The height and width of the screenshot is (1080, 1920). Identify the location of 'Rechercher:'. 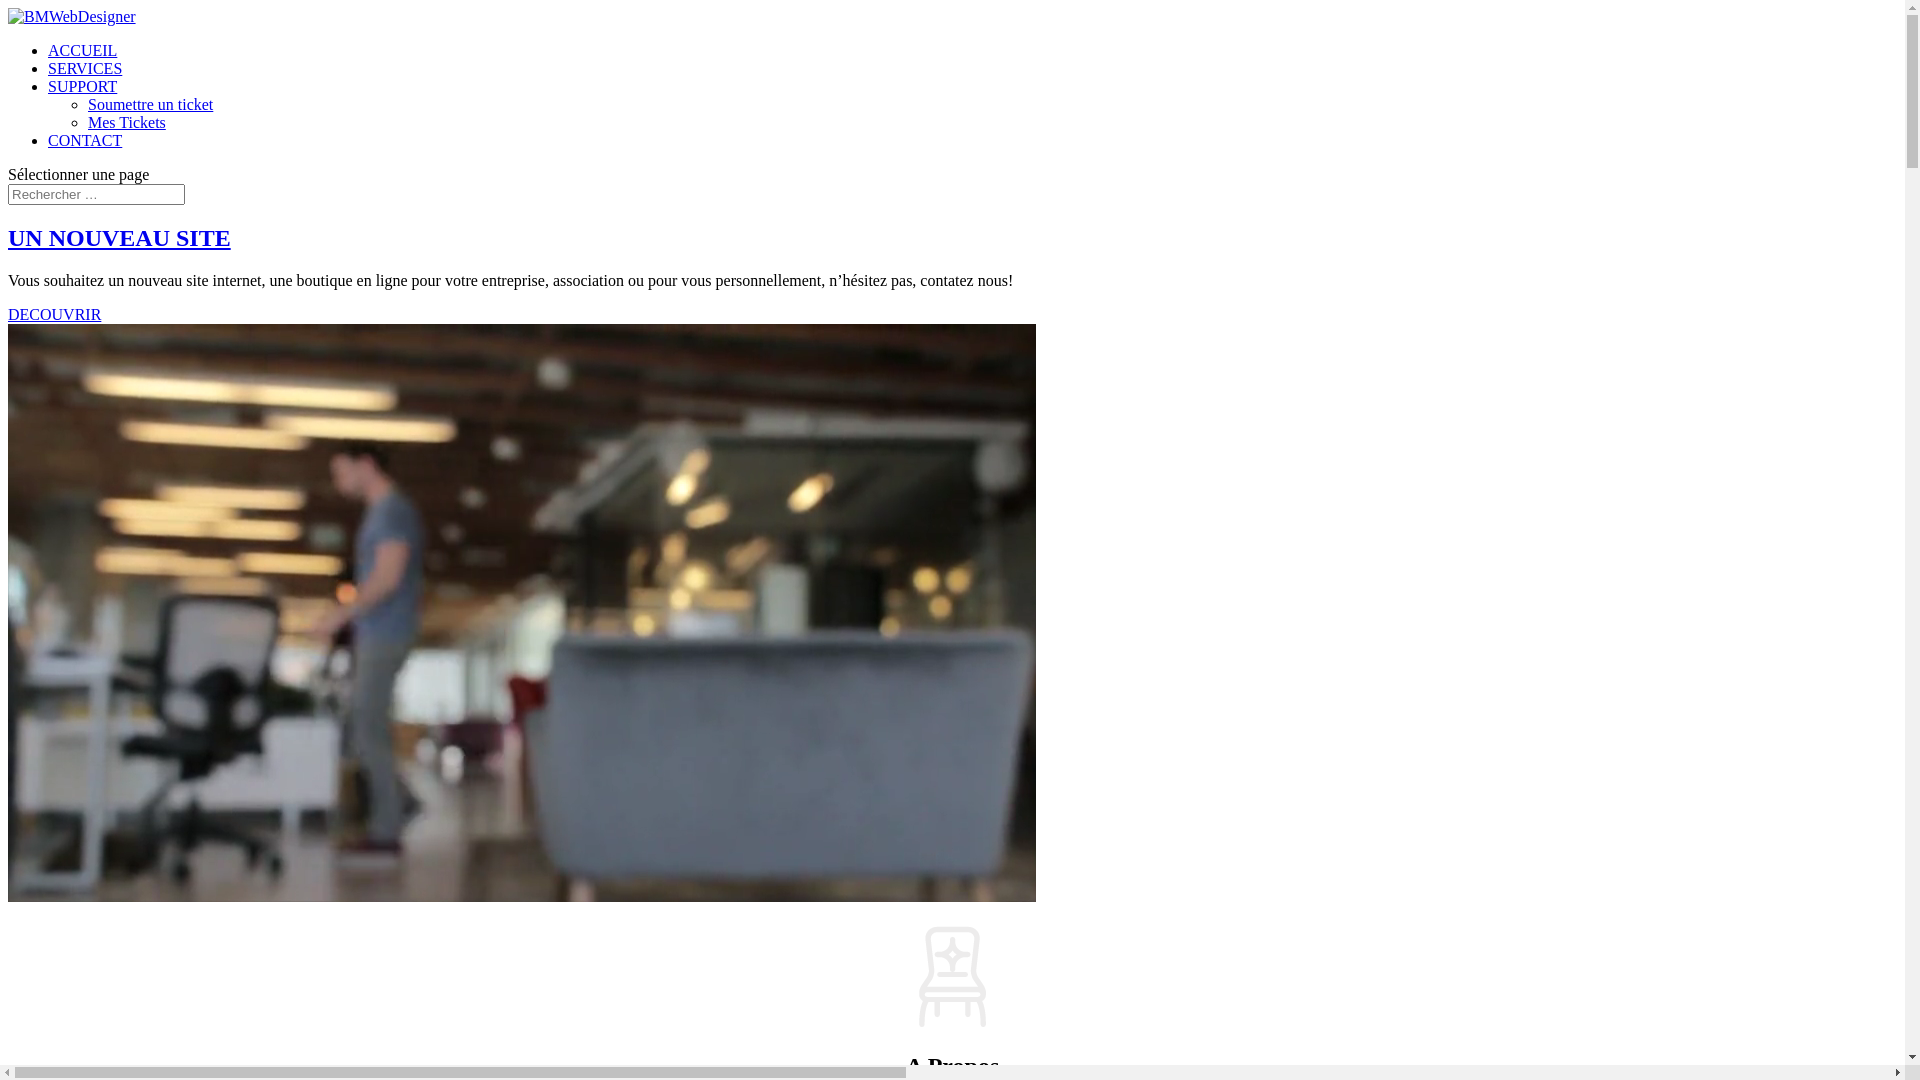
(95, 194).